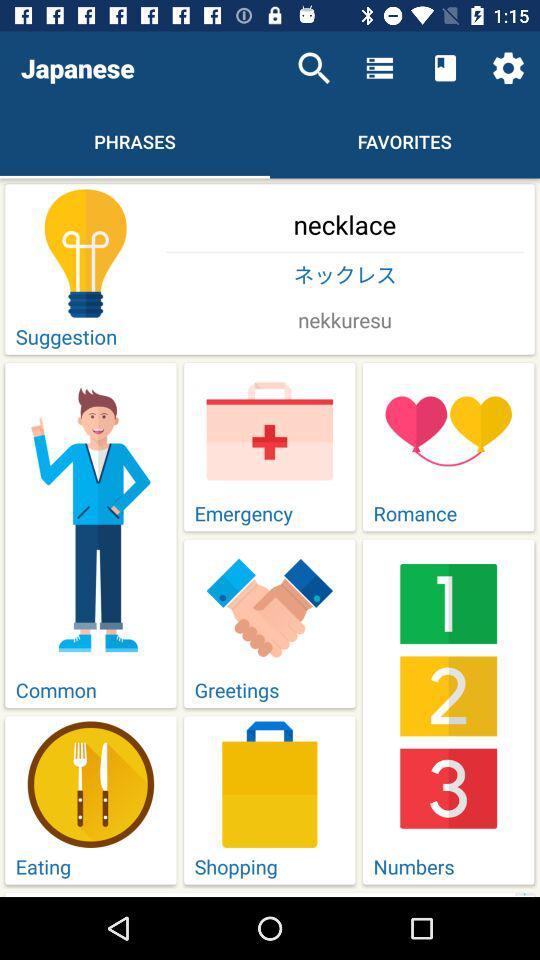  Describe the element at coordinates (445, 68) in the screenshot. I see `the icon above favorites` at that location.